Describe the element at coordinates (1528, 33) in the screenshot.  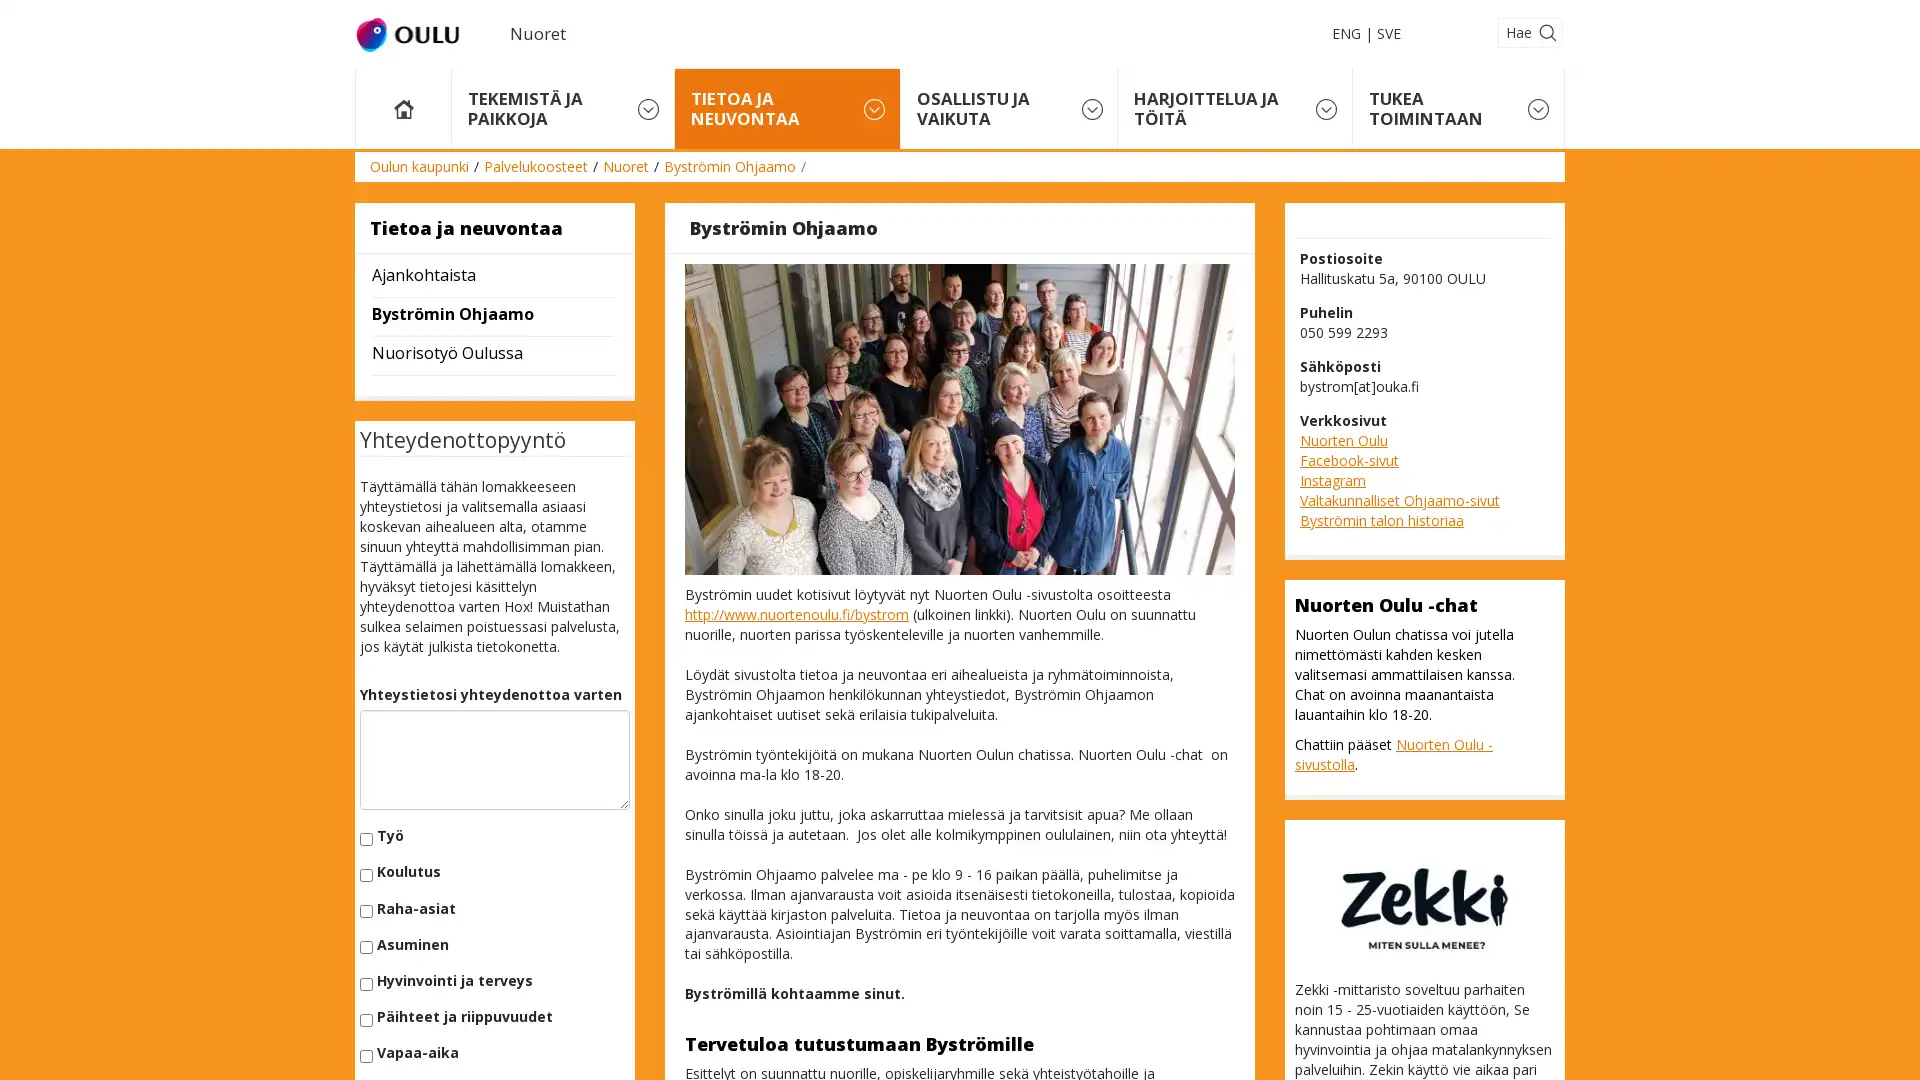
I see `Hae` at that location.